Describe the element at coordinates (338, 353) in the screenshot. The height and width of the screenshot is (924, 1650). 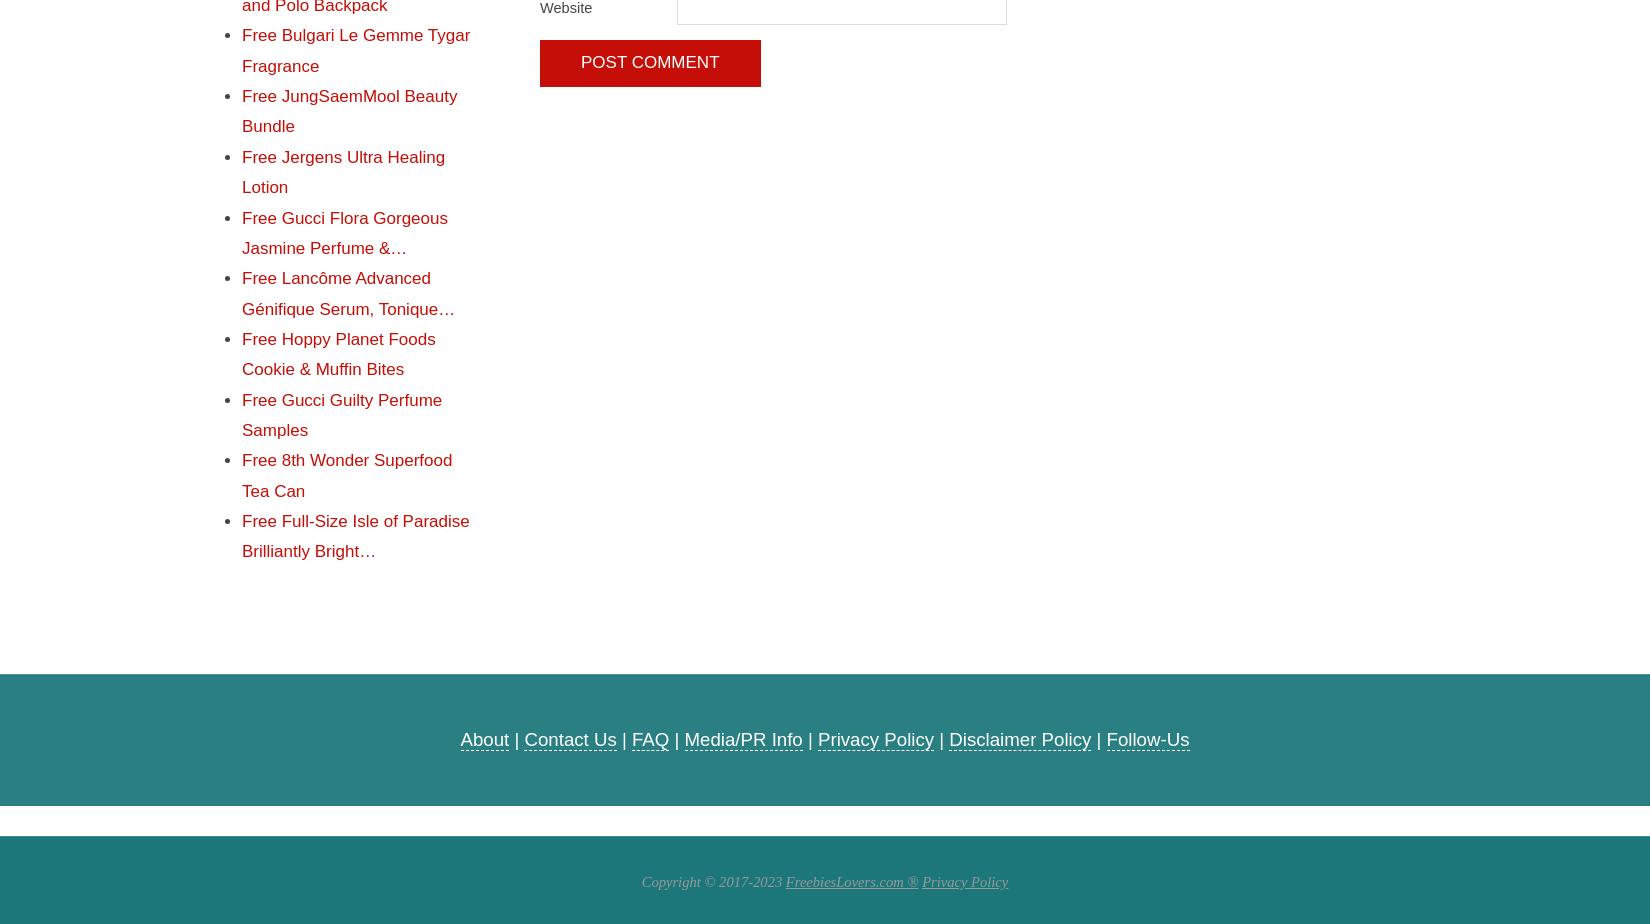
I see `'Free Hoppy Planet Foods Cookie & Muffin Bites'` at that location.